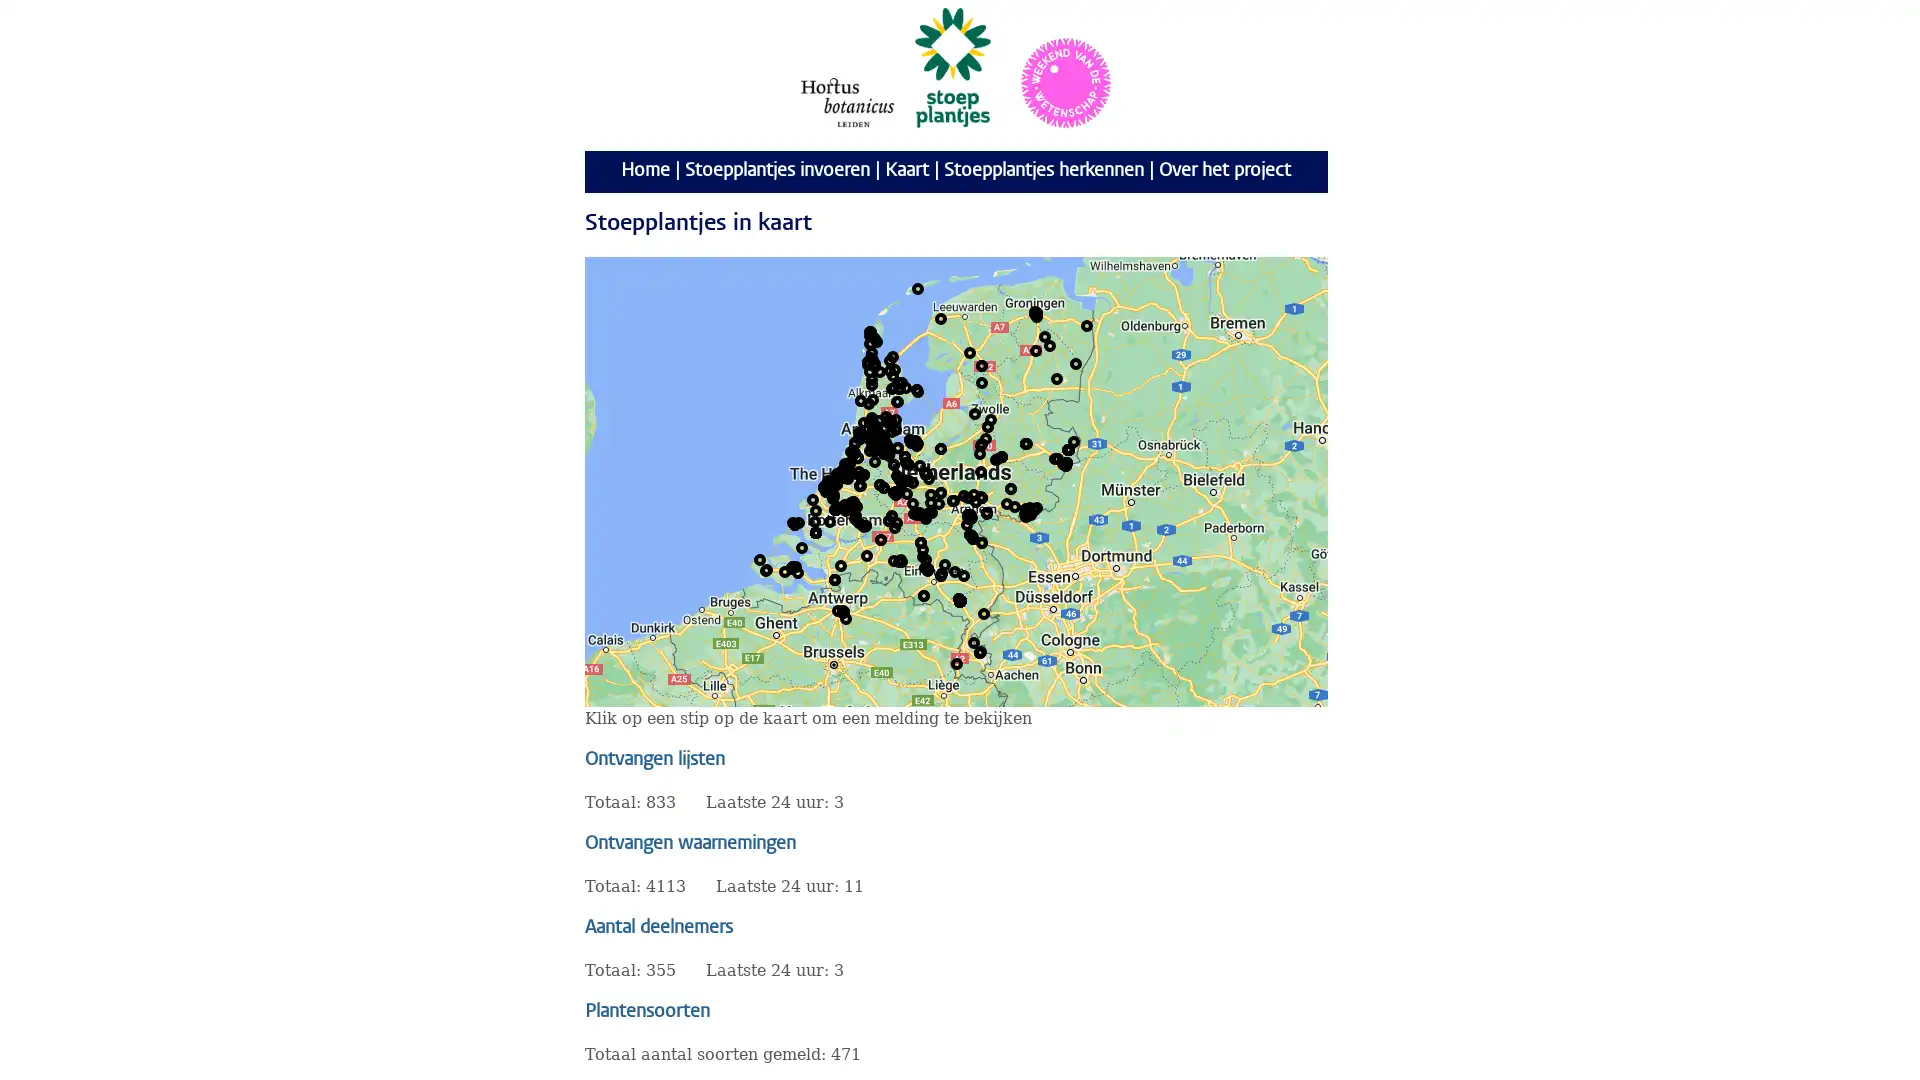 The width and height of the screenshot is (1920, 1080). What do you see at coordinates (1064, 463) in the screenshot?
I see `Telling van Marcel Meijer Hof op 22 januari 2022` at bounding box center [1064, 463].